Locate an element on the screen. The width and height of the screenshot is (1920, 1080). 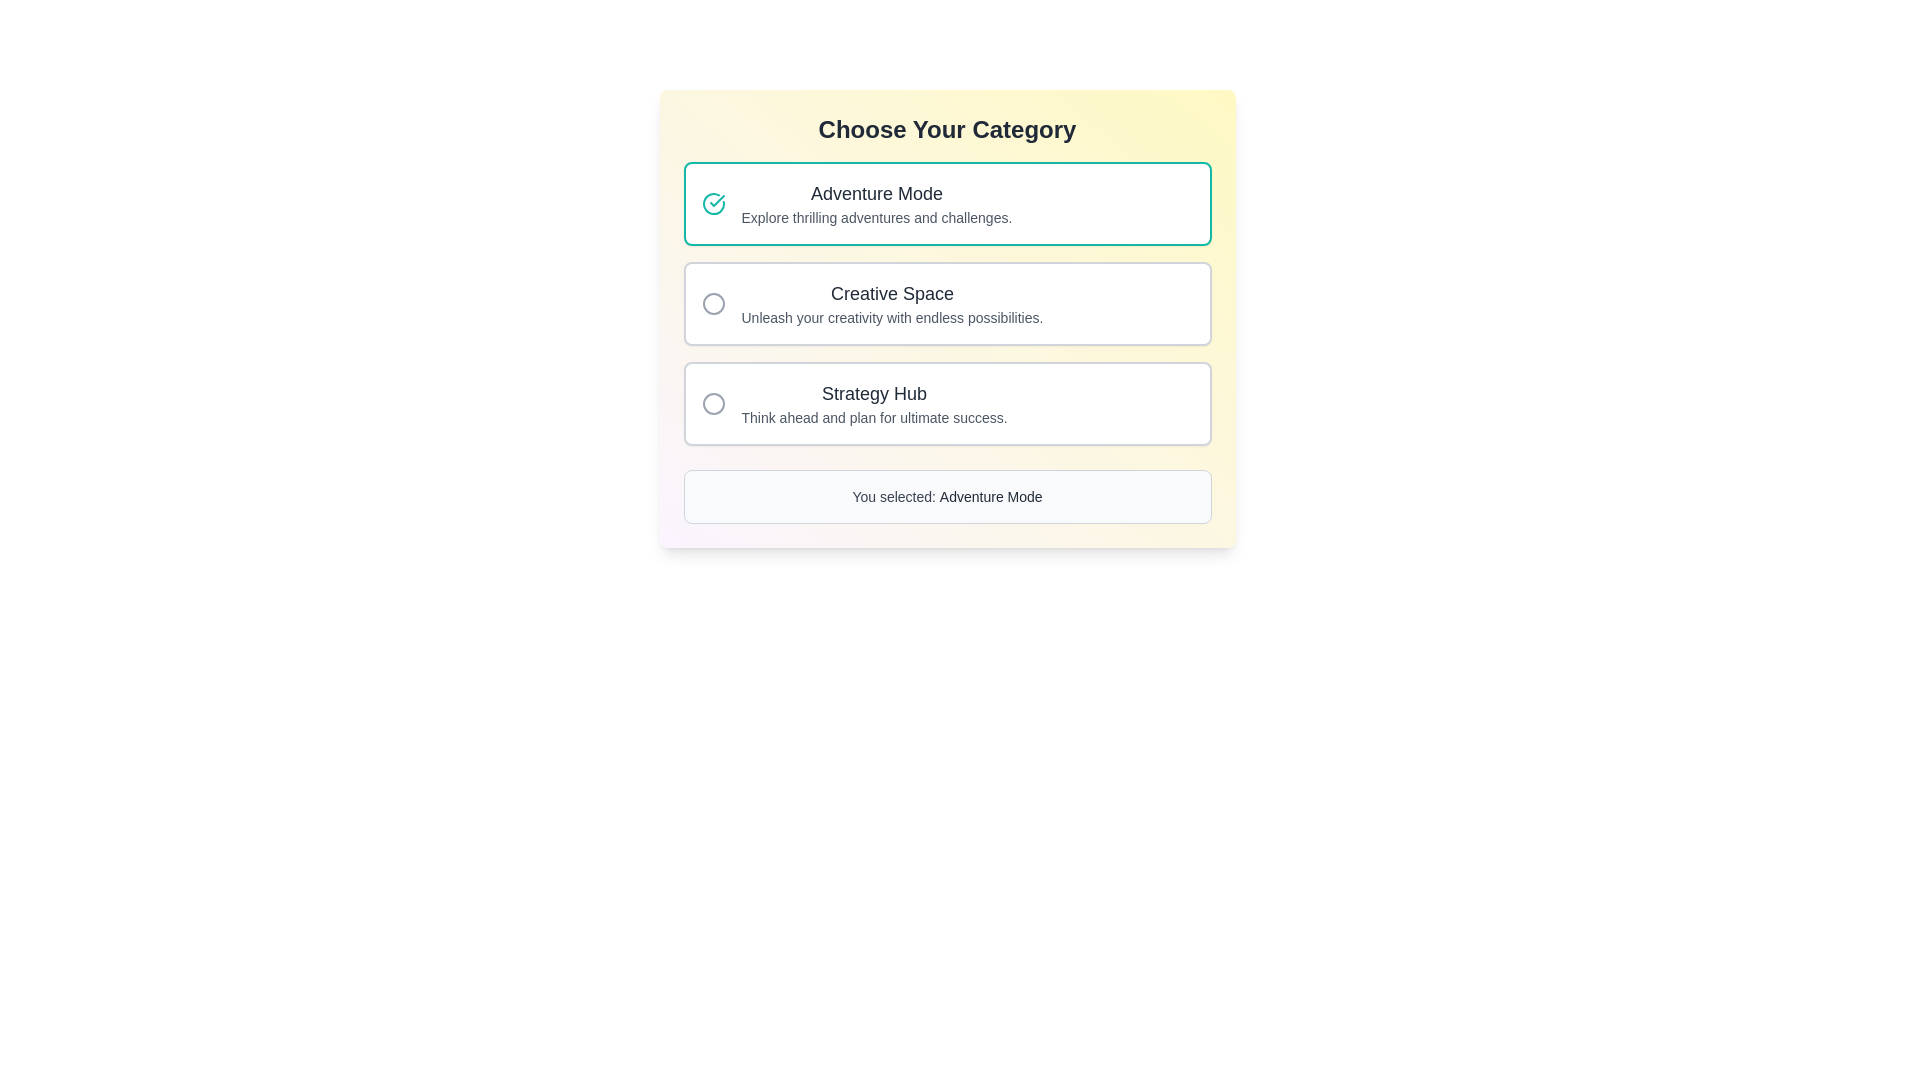
the middle selectable category option in the vertically stacked group is located at coordinates (946, 304).